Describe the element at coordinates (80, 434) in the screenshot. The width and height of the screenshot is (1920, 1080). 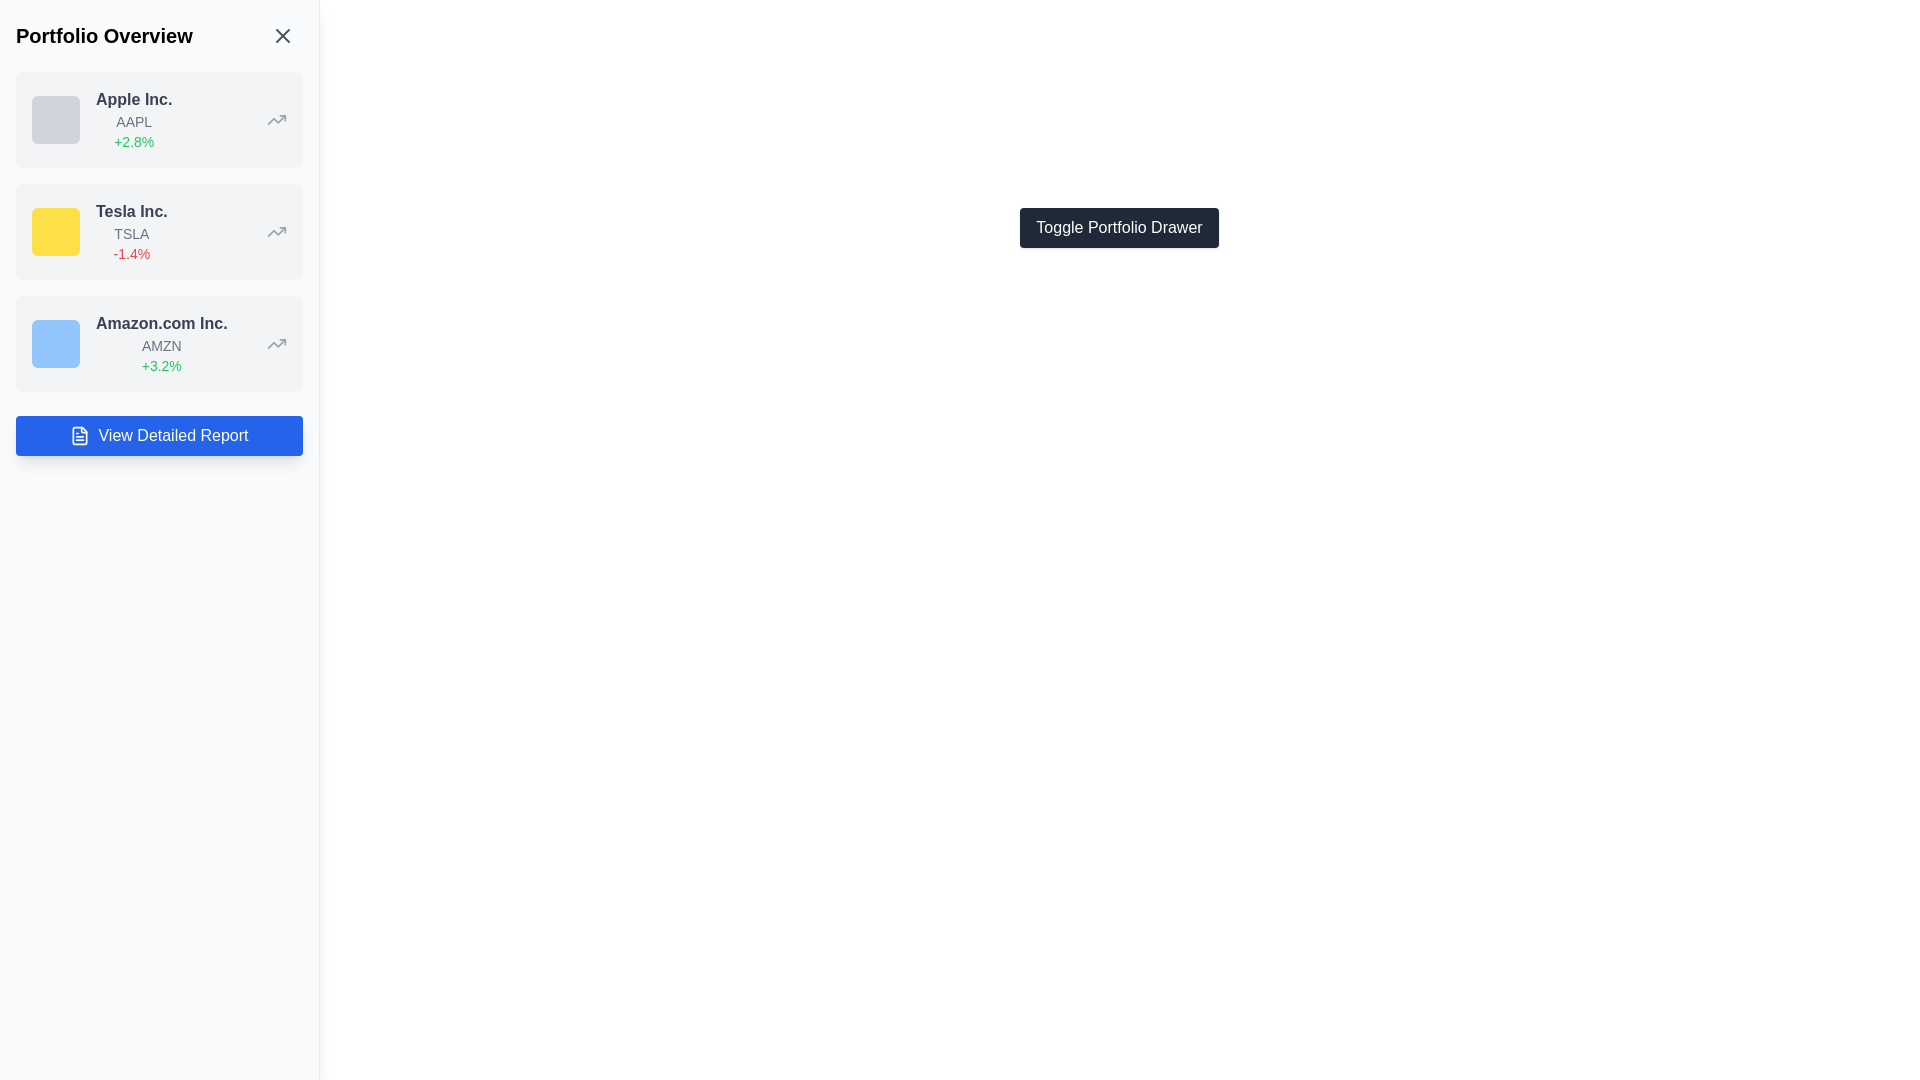
I see `the decorative icon located in the bottom-left corner of the sidebar within the 'View Detailed Report' button area, which symbolizes the action of generating or viewing a detailed report` at that location.